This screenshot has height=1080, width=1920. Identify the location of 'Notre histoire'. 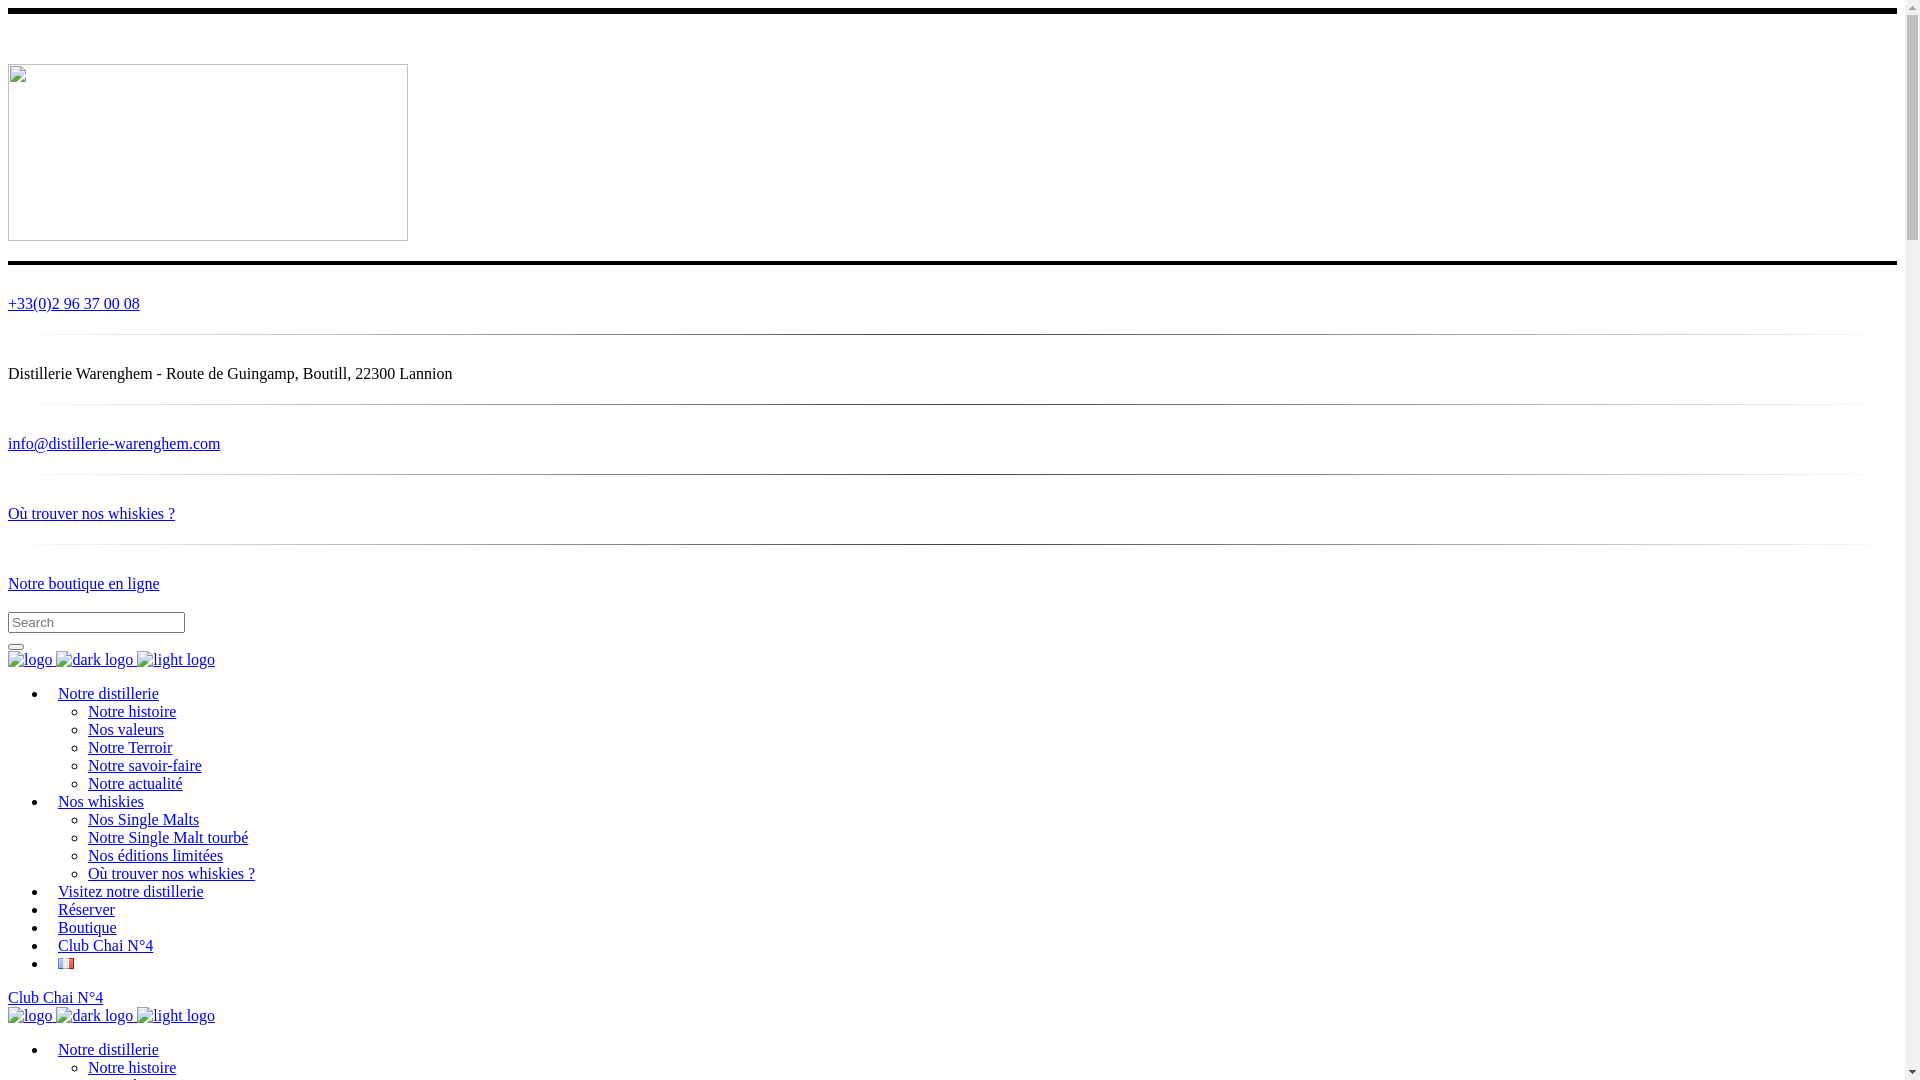
(130, 1066).